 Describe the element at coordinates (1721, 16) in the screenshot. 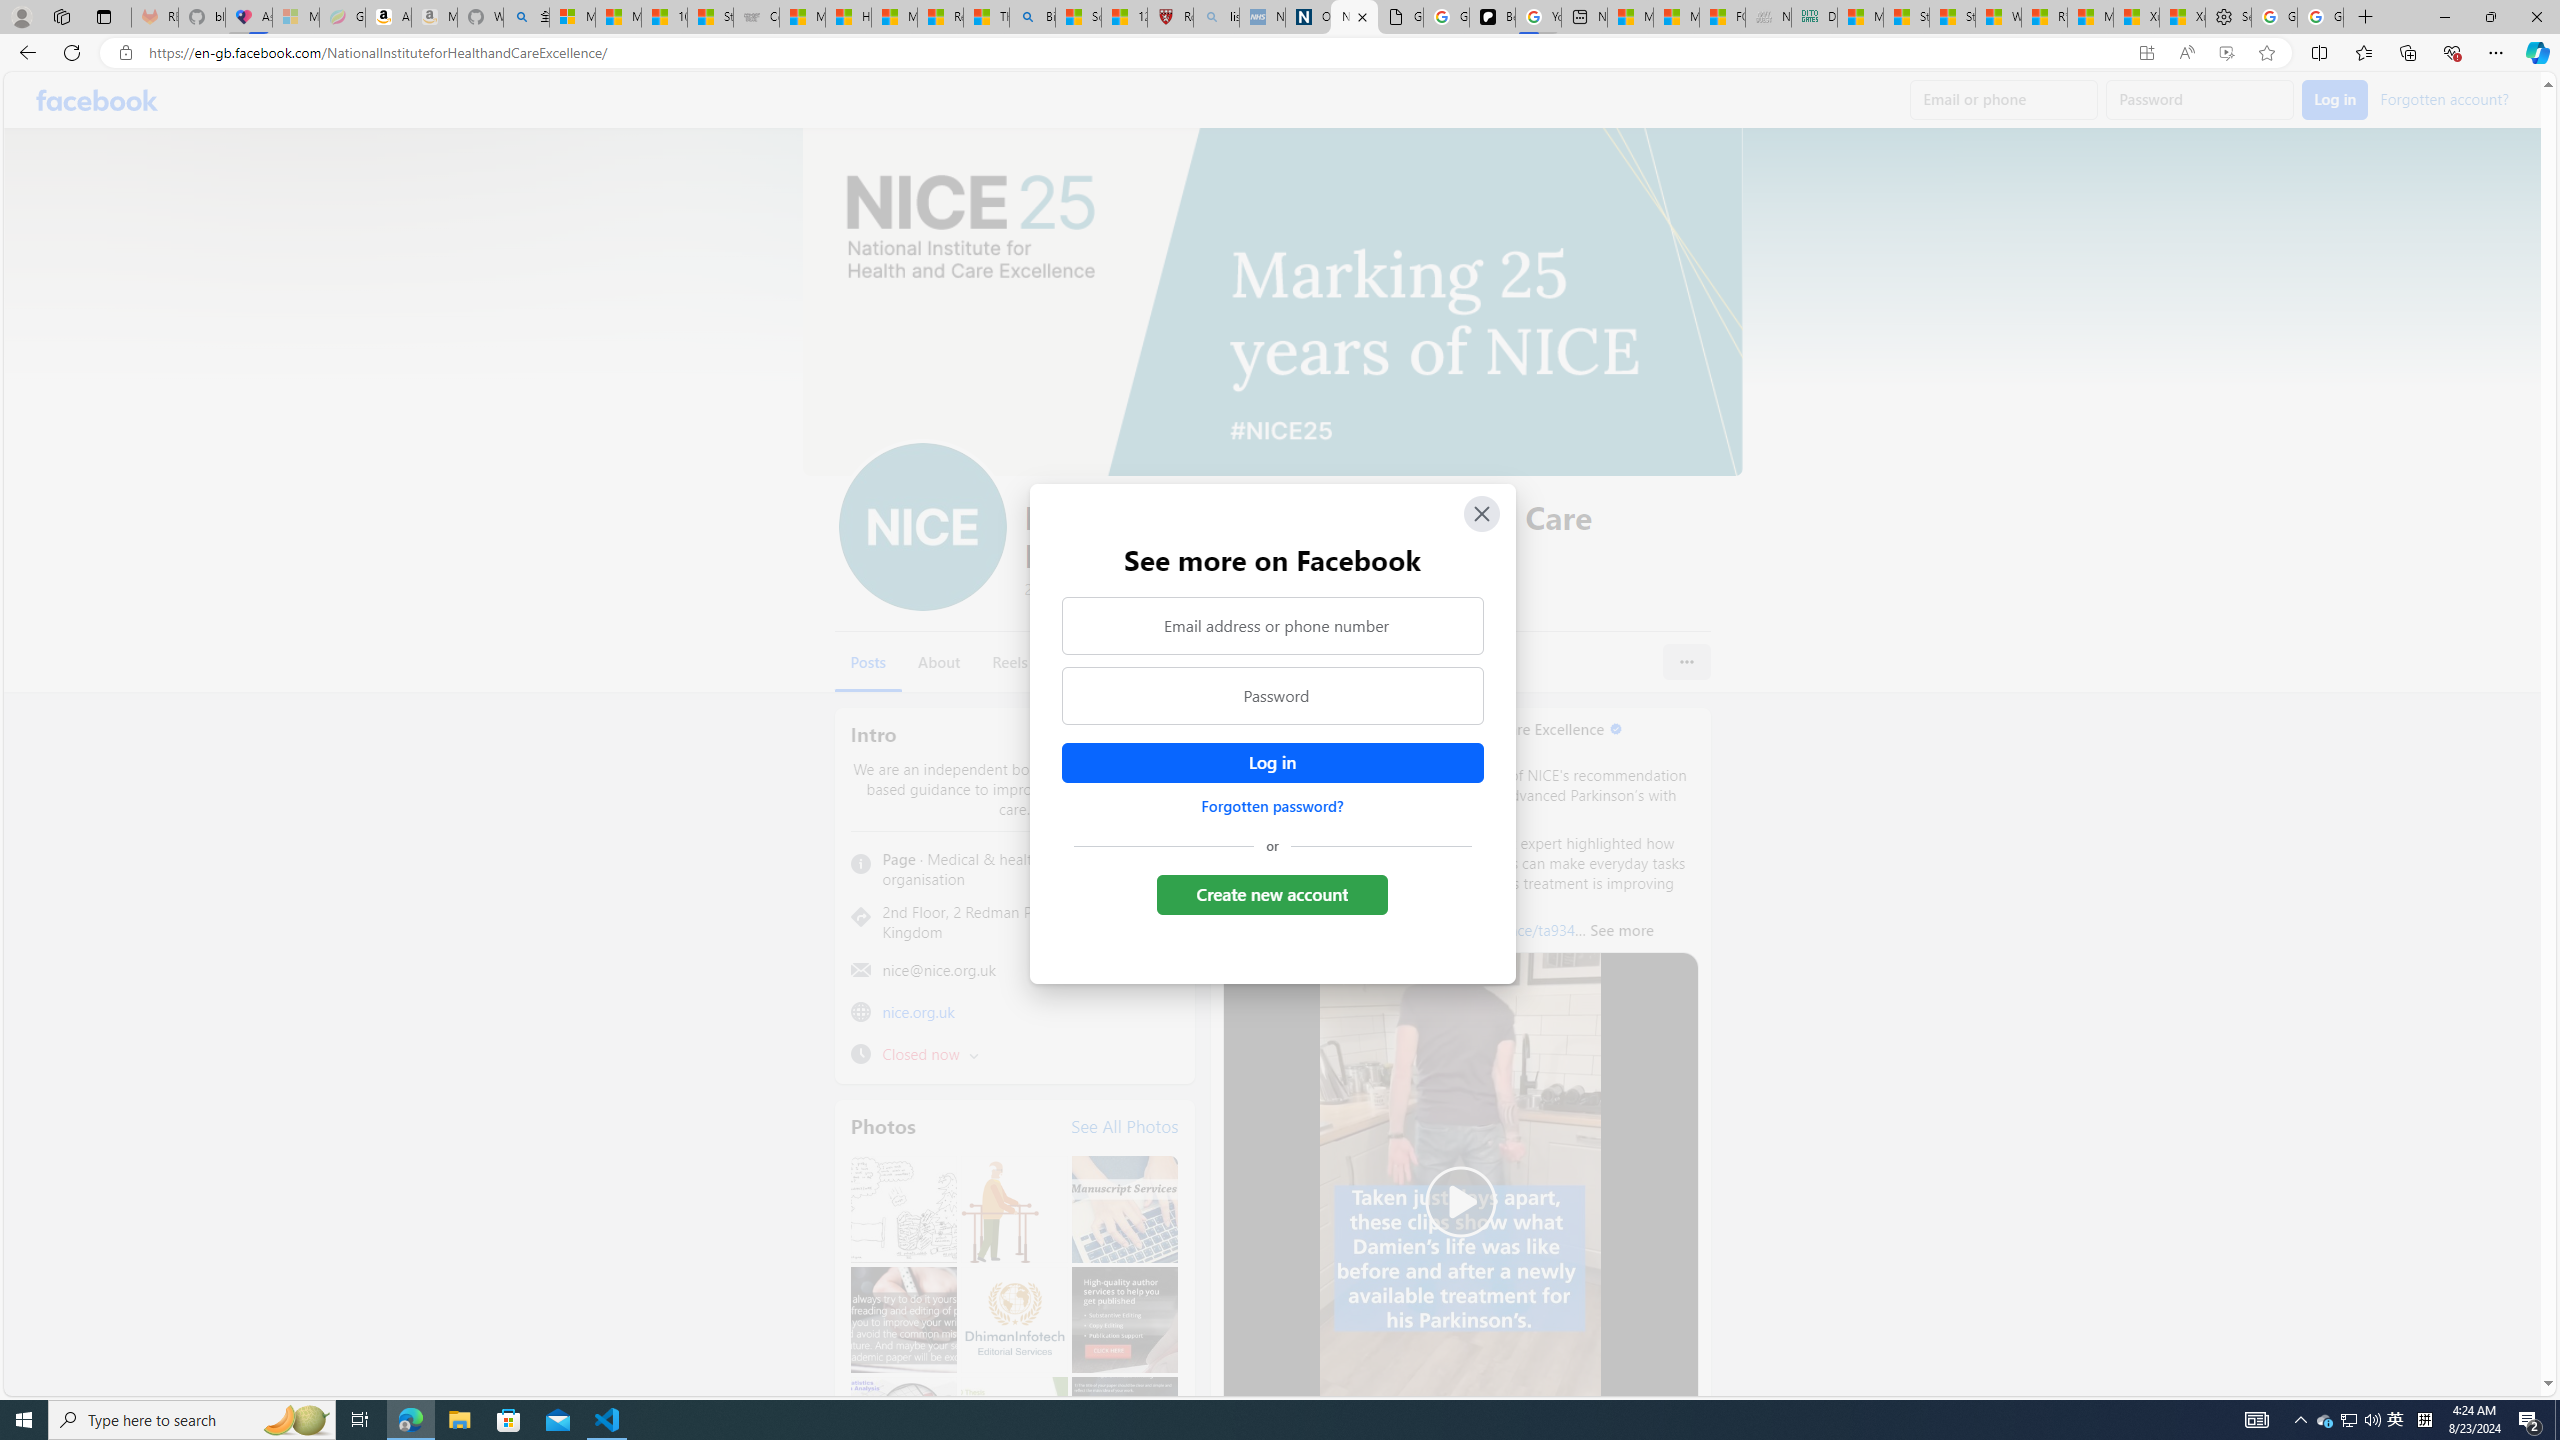

I see `'FOX News - MSN'` at that location.